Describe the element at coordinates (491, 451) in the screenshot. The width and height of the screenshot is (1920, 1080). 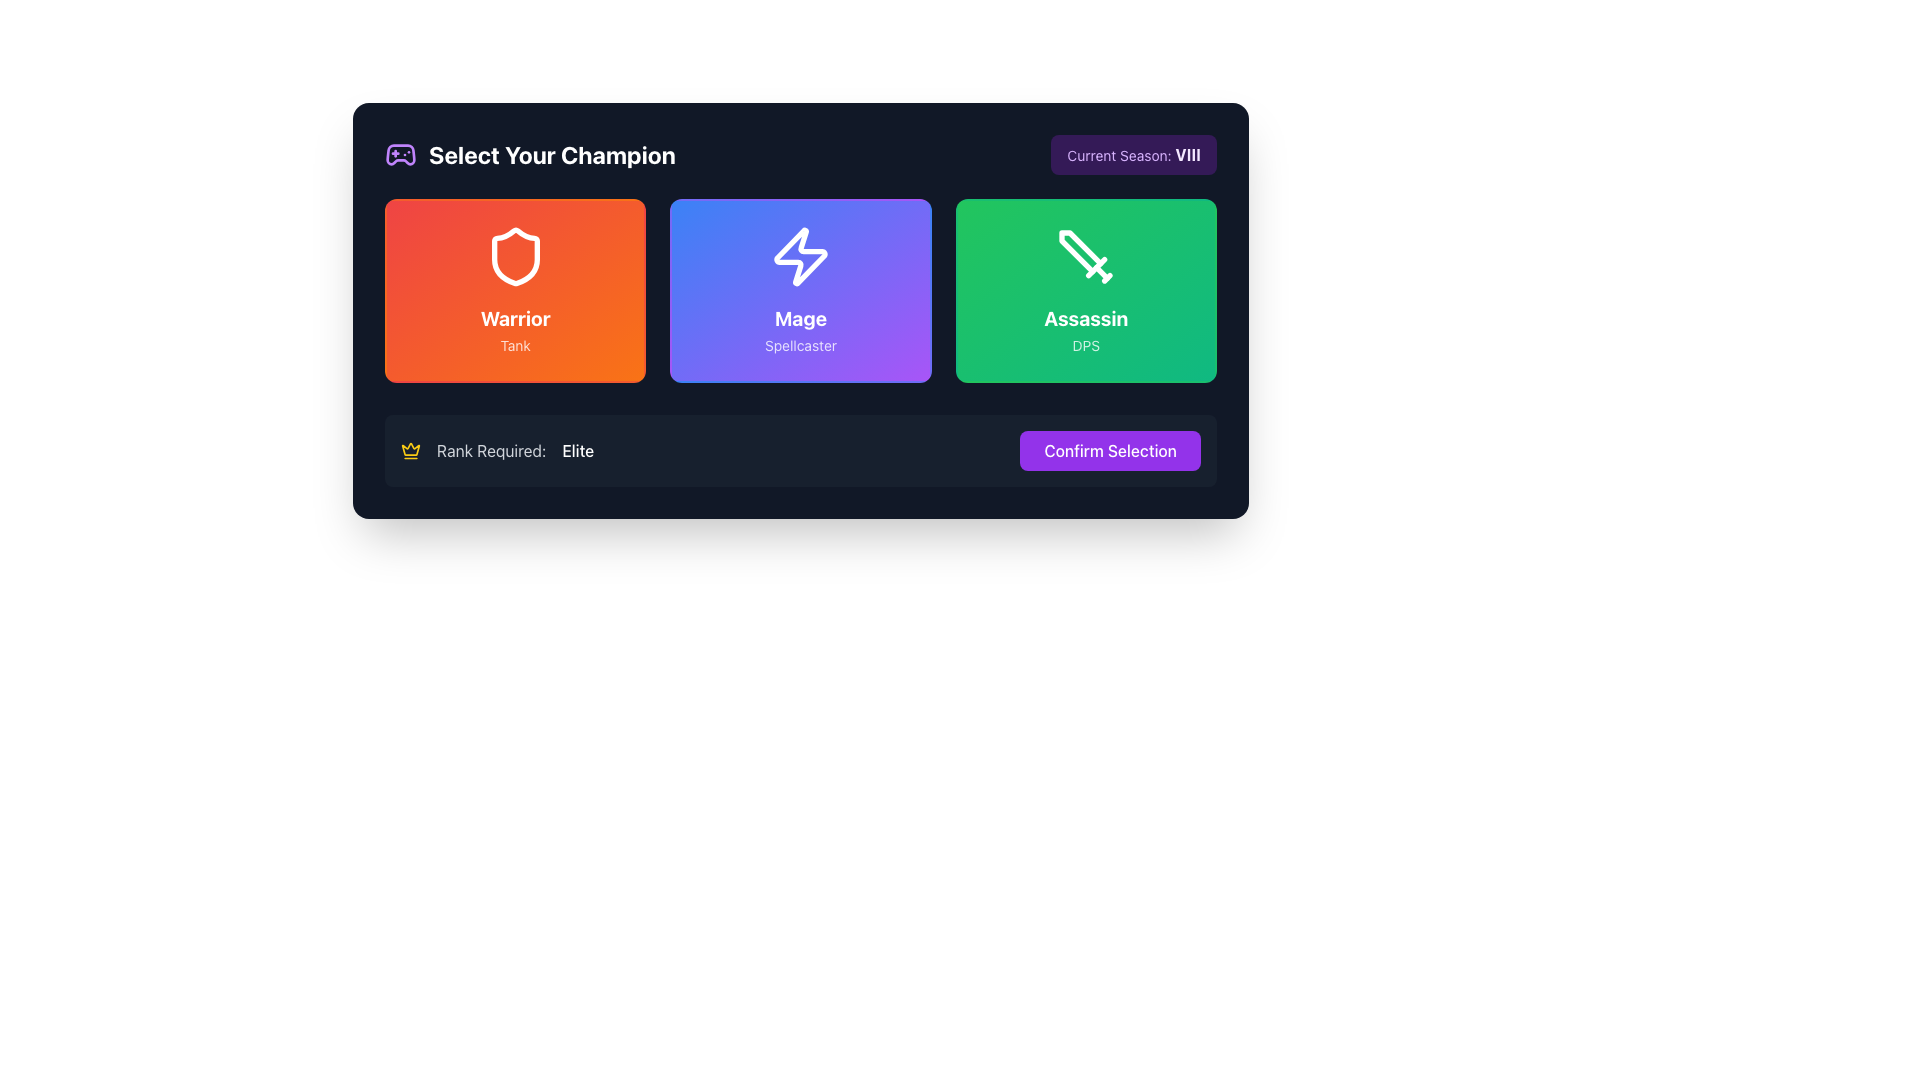
I see `the text label that displays 'Rank Required:', styled in gray, located to the right of a crown icon and to the left of 'Elite'` at that location.